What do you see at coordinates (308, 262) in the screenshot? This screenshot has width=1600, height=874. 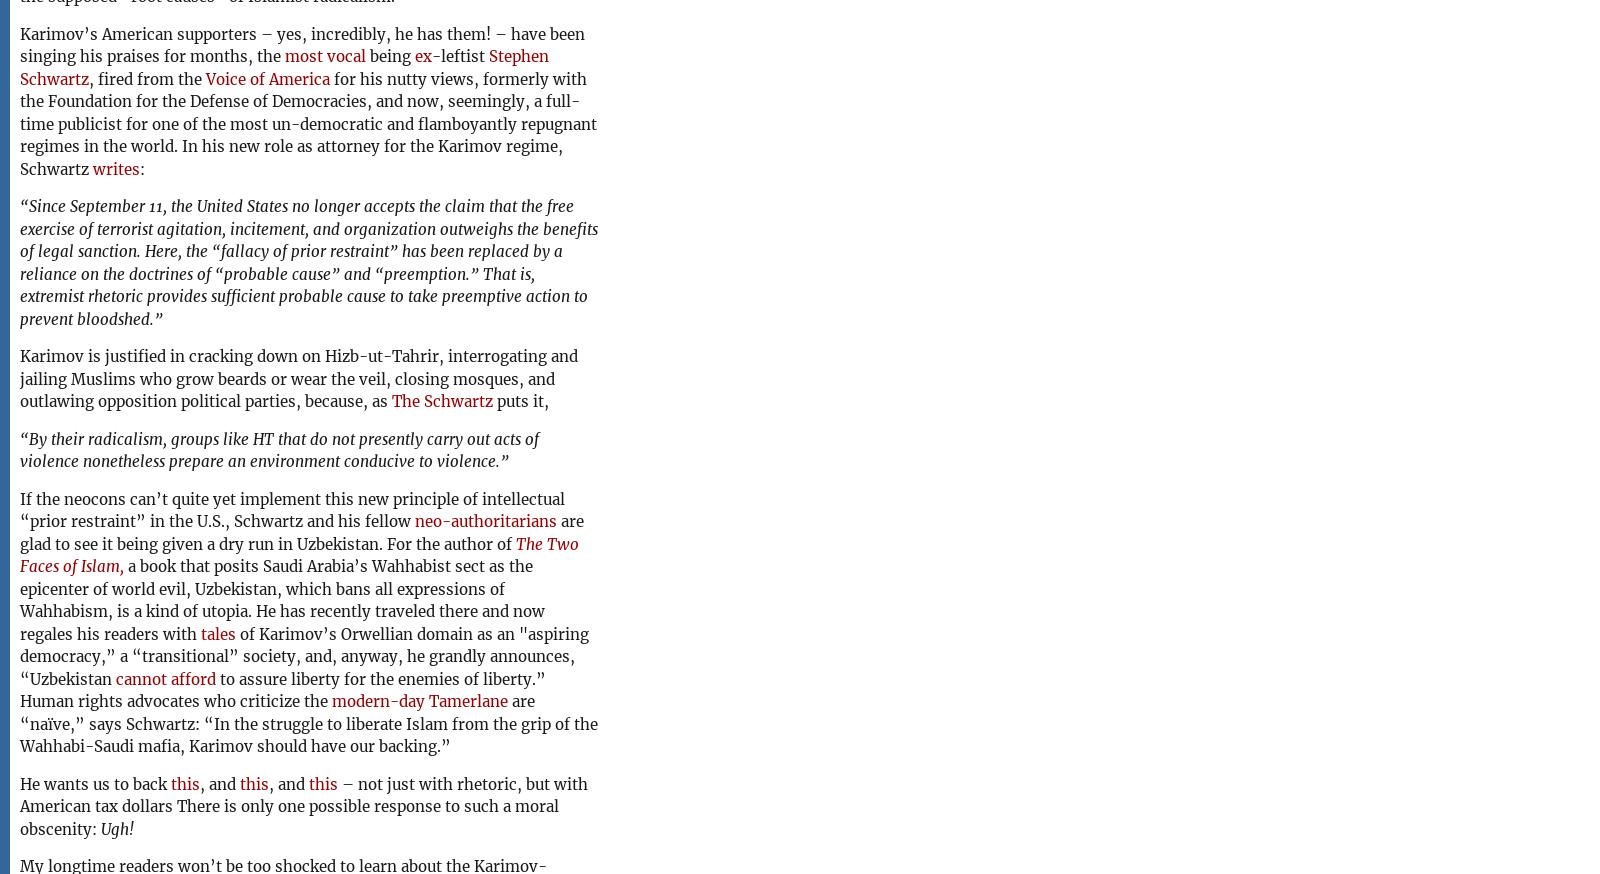 I see `'“Since September 11, the United States no longer accepts the claim that the free exercise of terrorist agitation, incitement, and organization outweighs the benefits of legal sanction. Here, the “fallacy of prior restraint” has been replaced by a reliance on the doctrines of “probable cause” and “preemption.” That is, extremist rhetoric provides sufficient probable cause to take preemptive action to prevent bloodshed.”'` at bounding box center [308, 262].